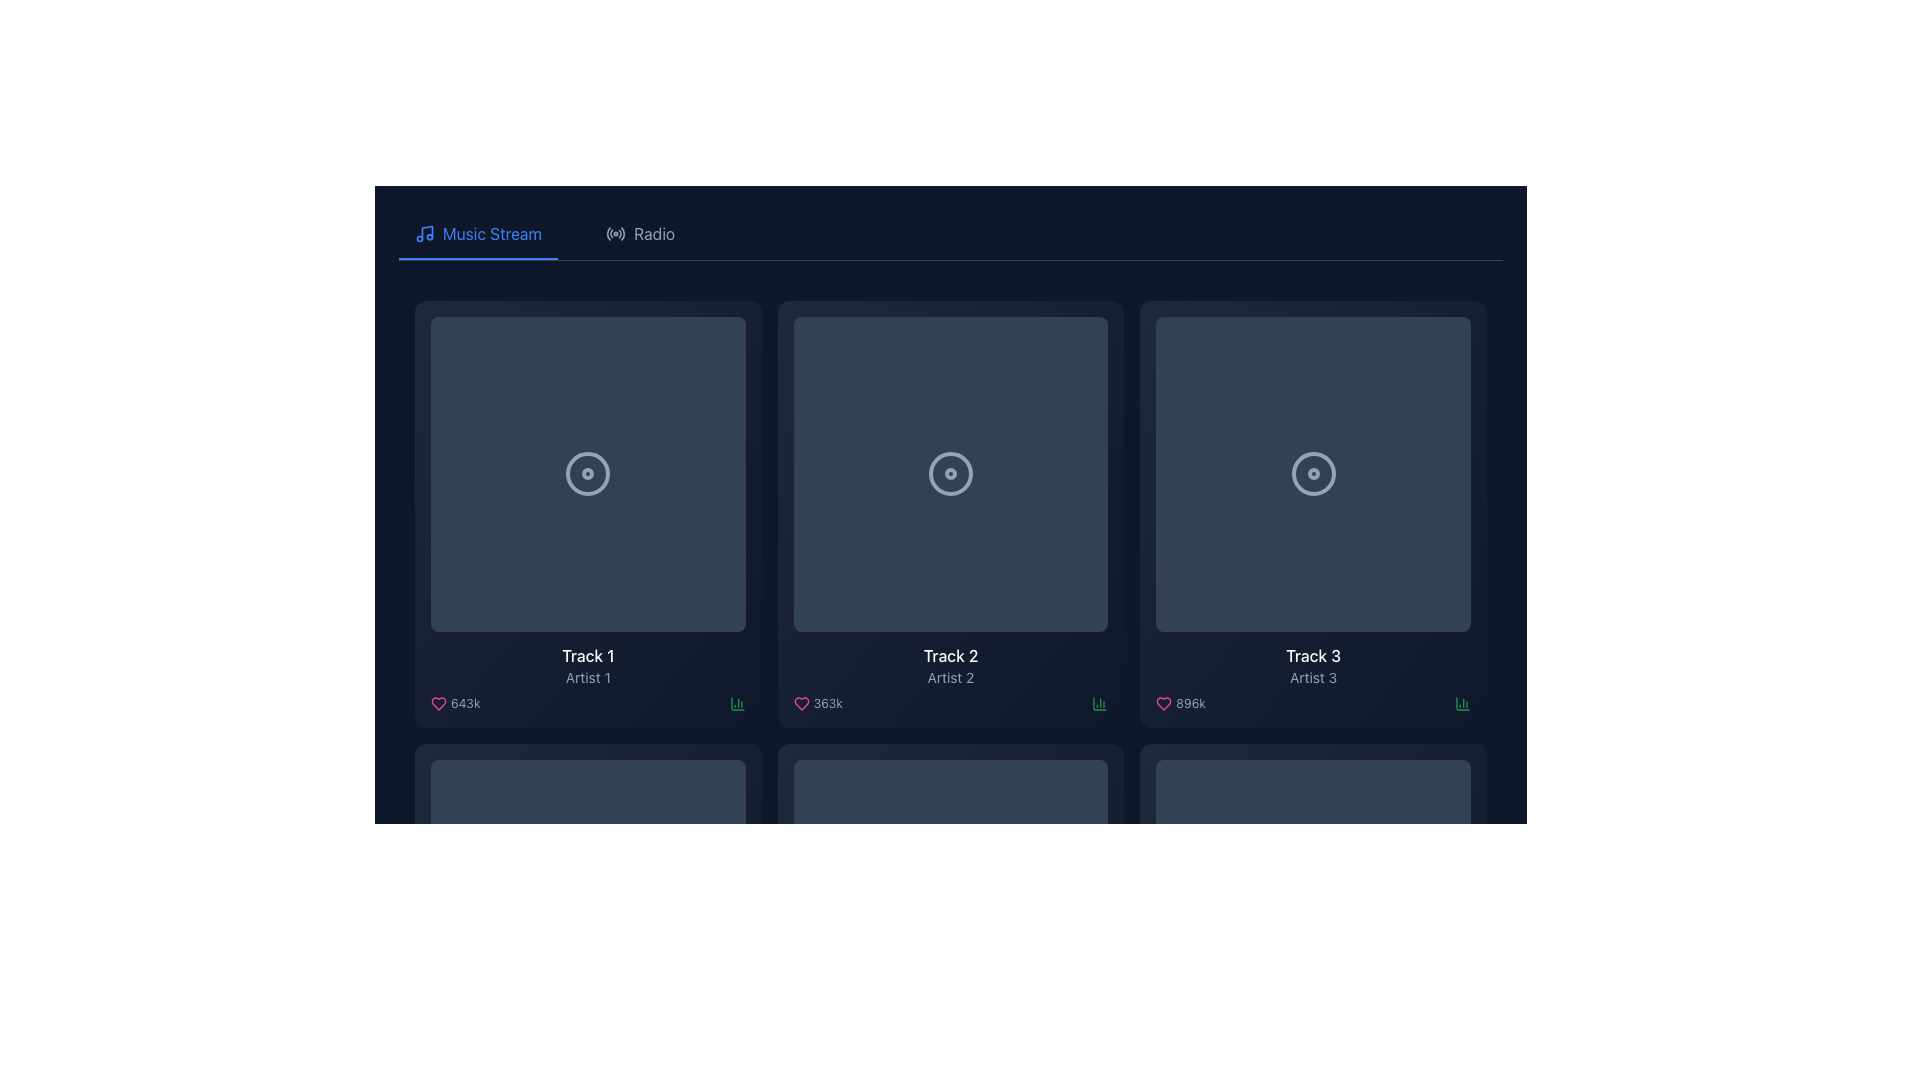 The image size is (1920, 1080). Describe the element at coordinates (492, 233) in the screenshot. I see `the 'Music Stream' text label, which is displayed in a bold blue font next to a music note icon on a dark background` at that location.